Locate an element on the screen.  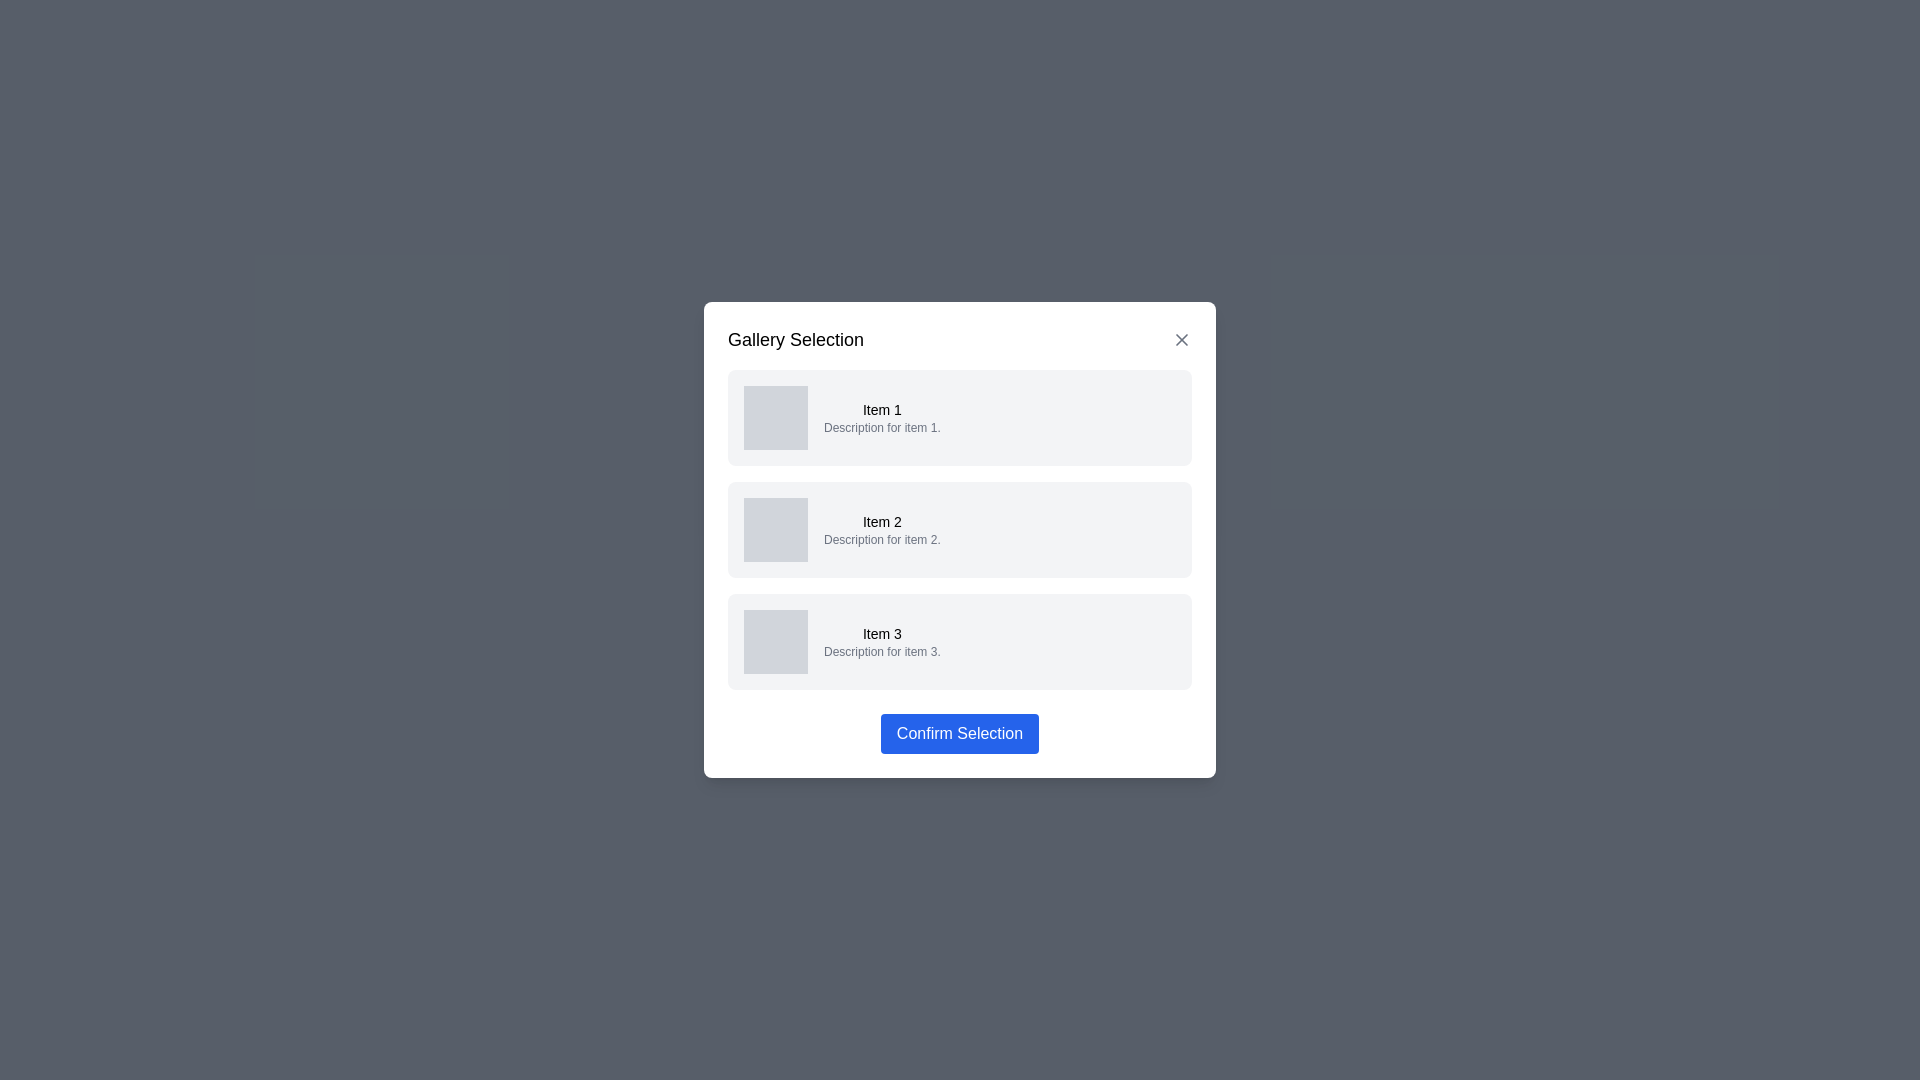
the 'Item 3' text within the selection box is located at coordinates (881, 641).